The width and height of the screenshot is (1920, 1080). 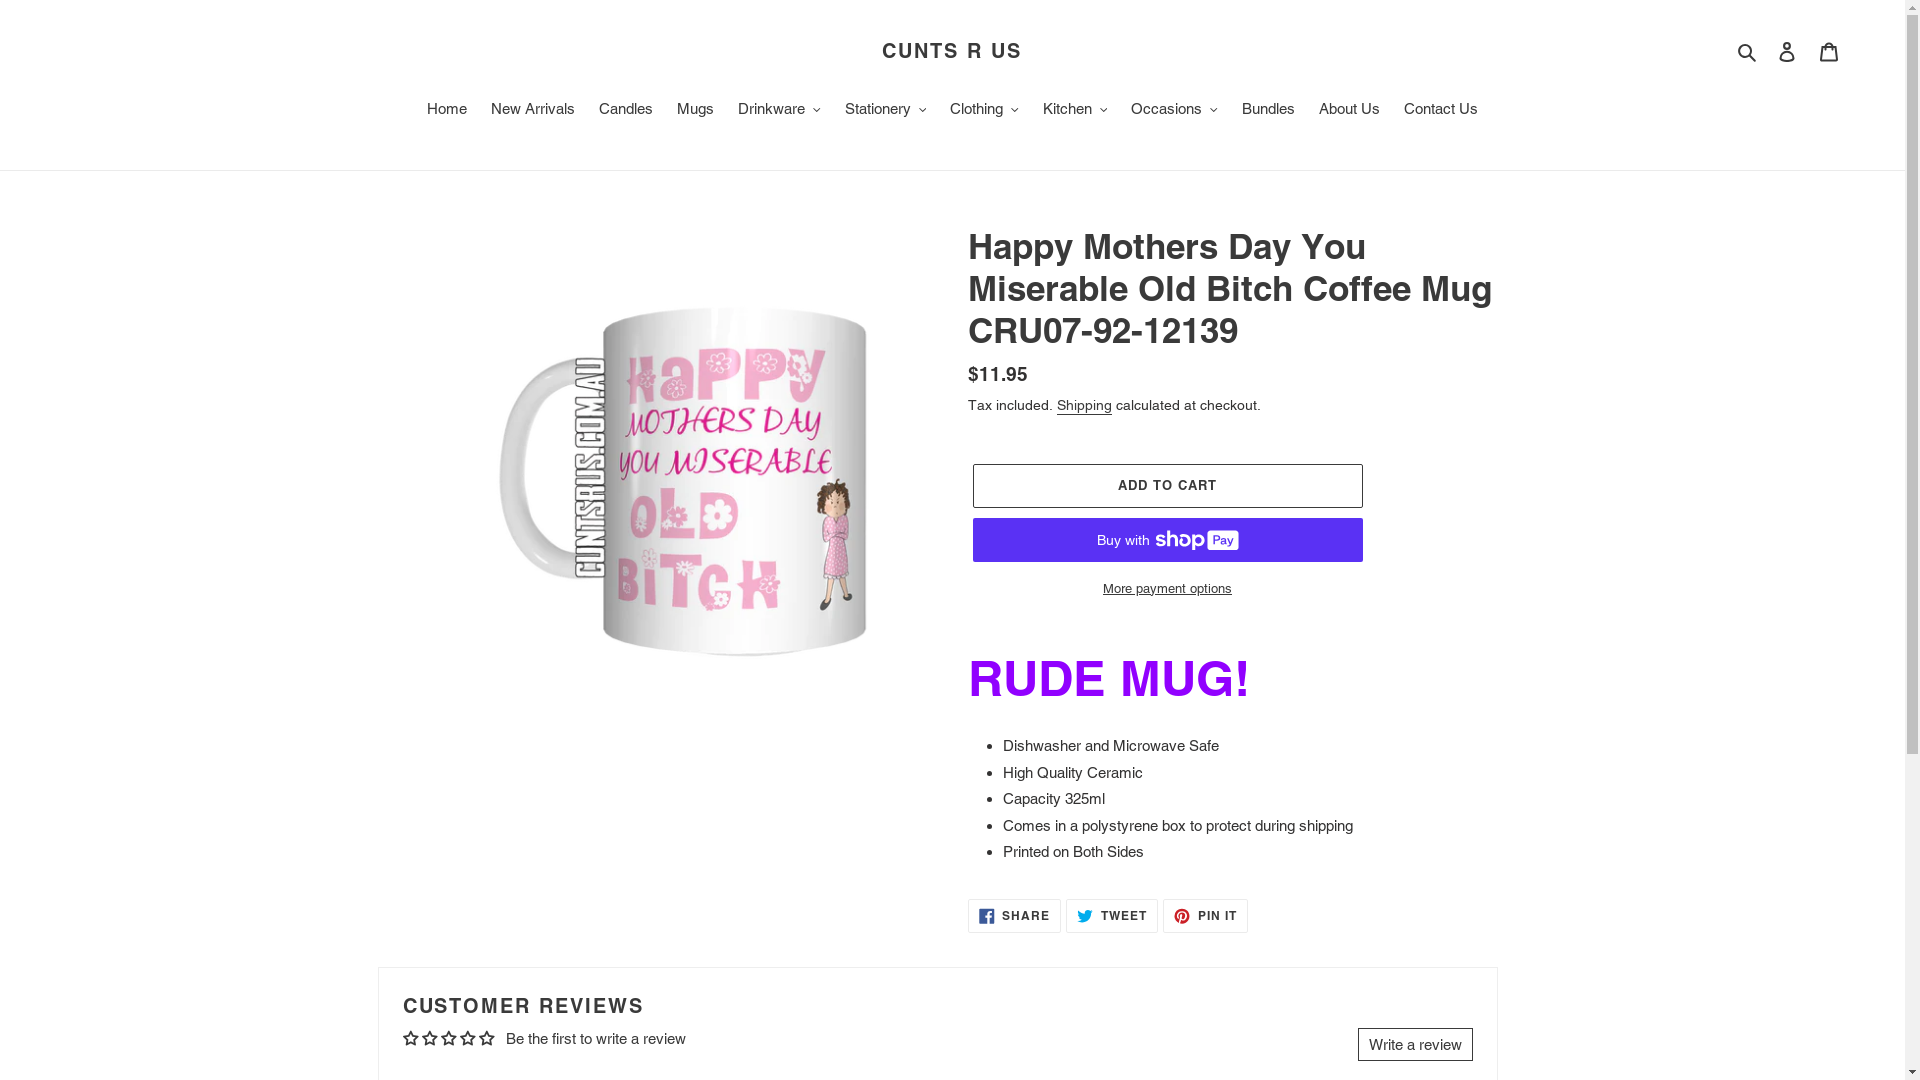 I want to click on 'Shipping', so click(x=1082, y=405).